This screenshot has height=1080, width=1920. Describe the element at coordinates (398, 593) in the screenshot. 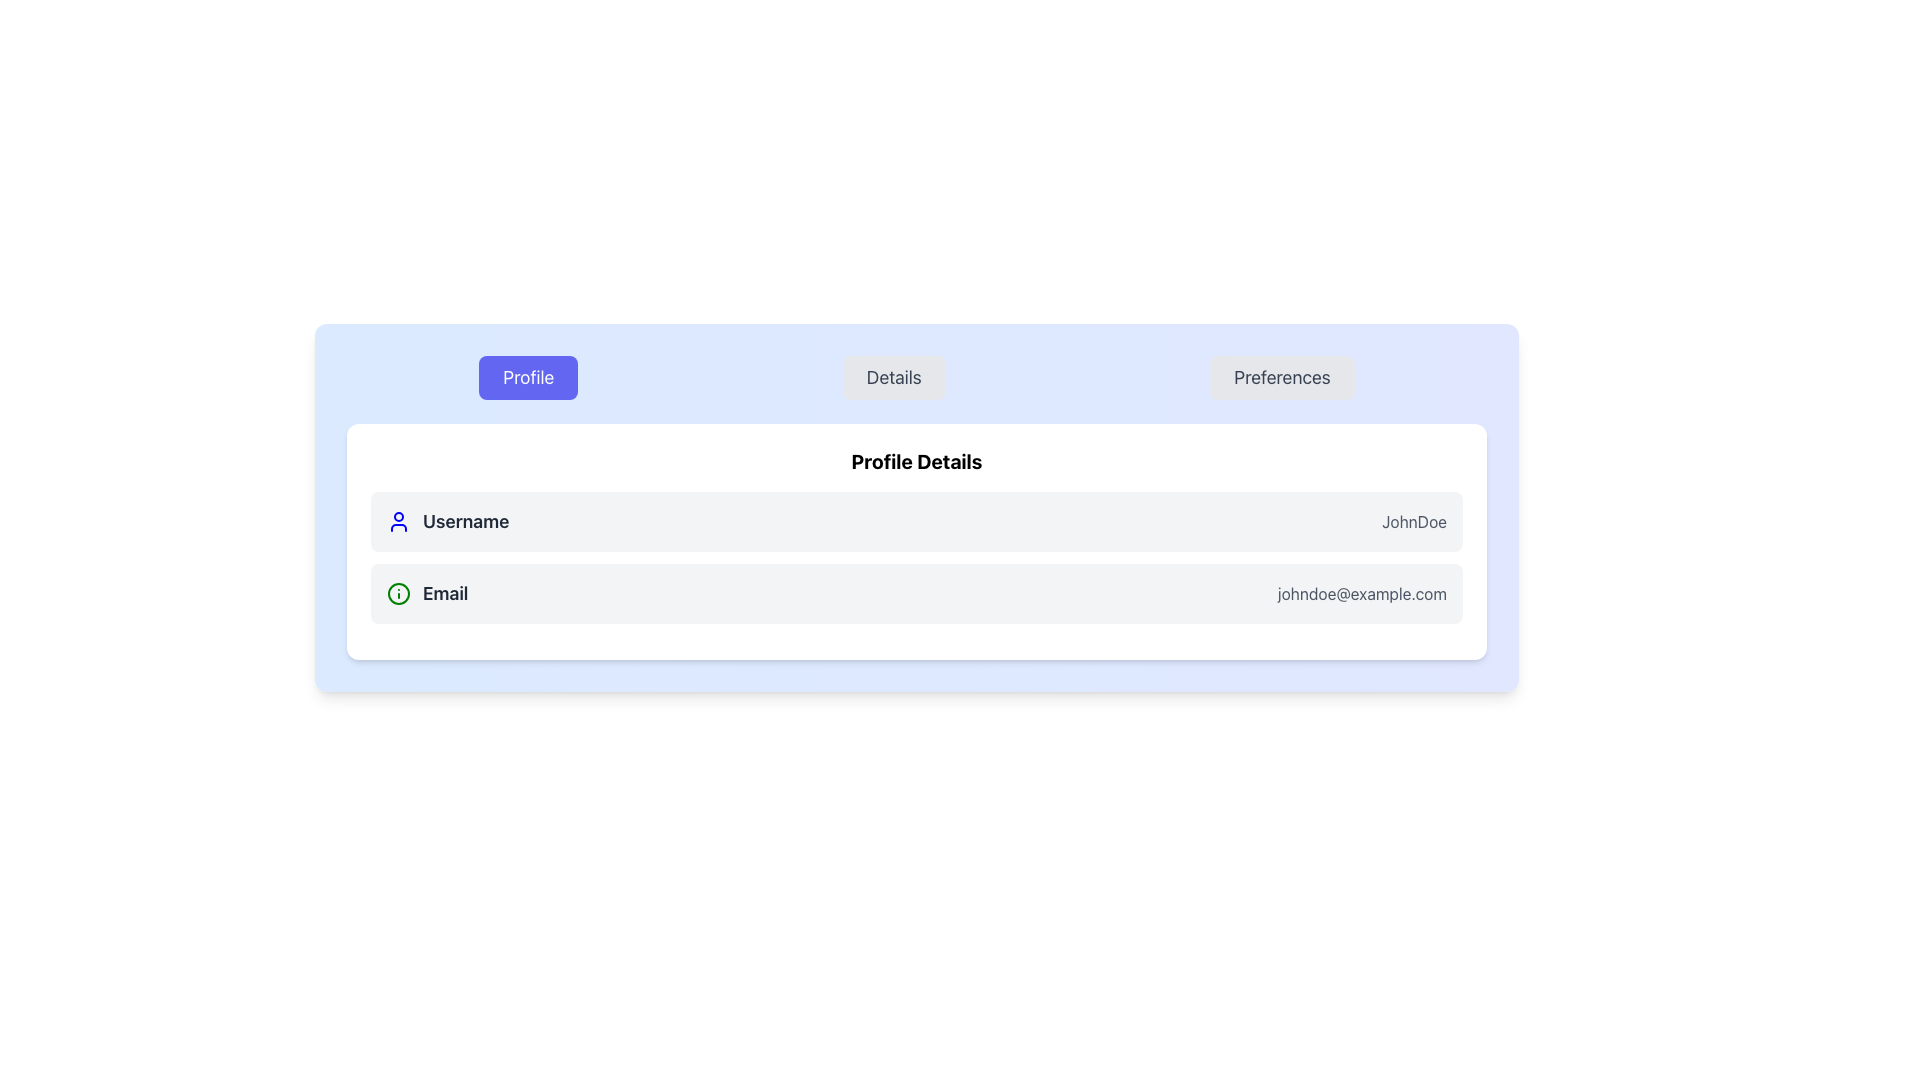

I see `green circular outline graphical icon component located in the second row of the profile details section adjacent to the 'Email' label by using developer tools` at that location.